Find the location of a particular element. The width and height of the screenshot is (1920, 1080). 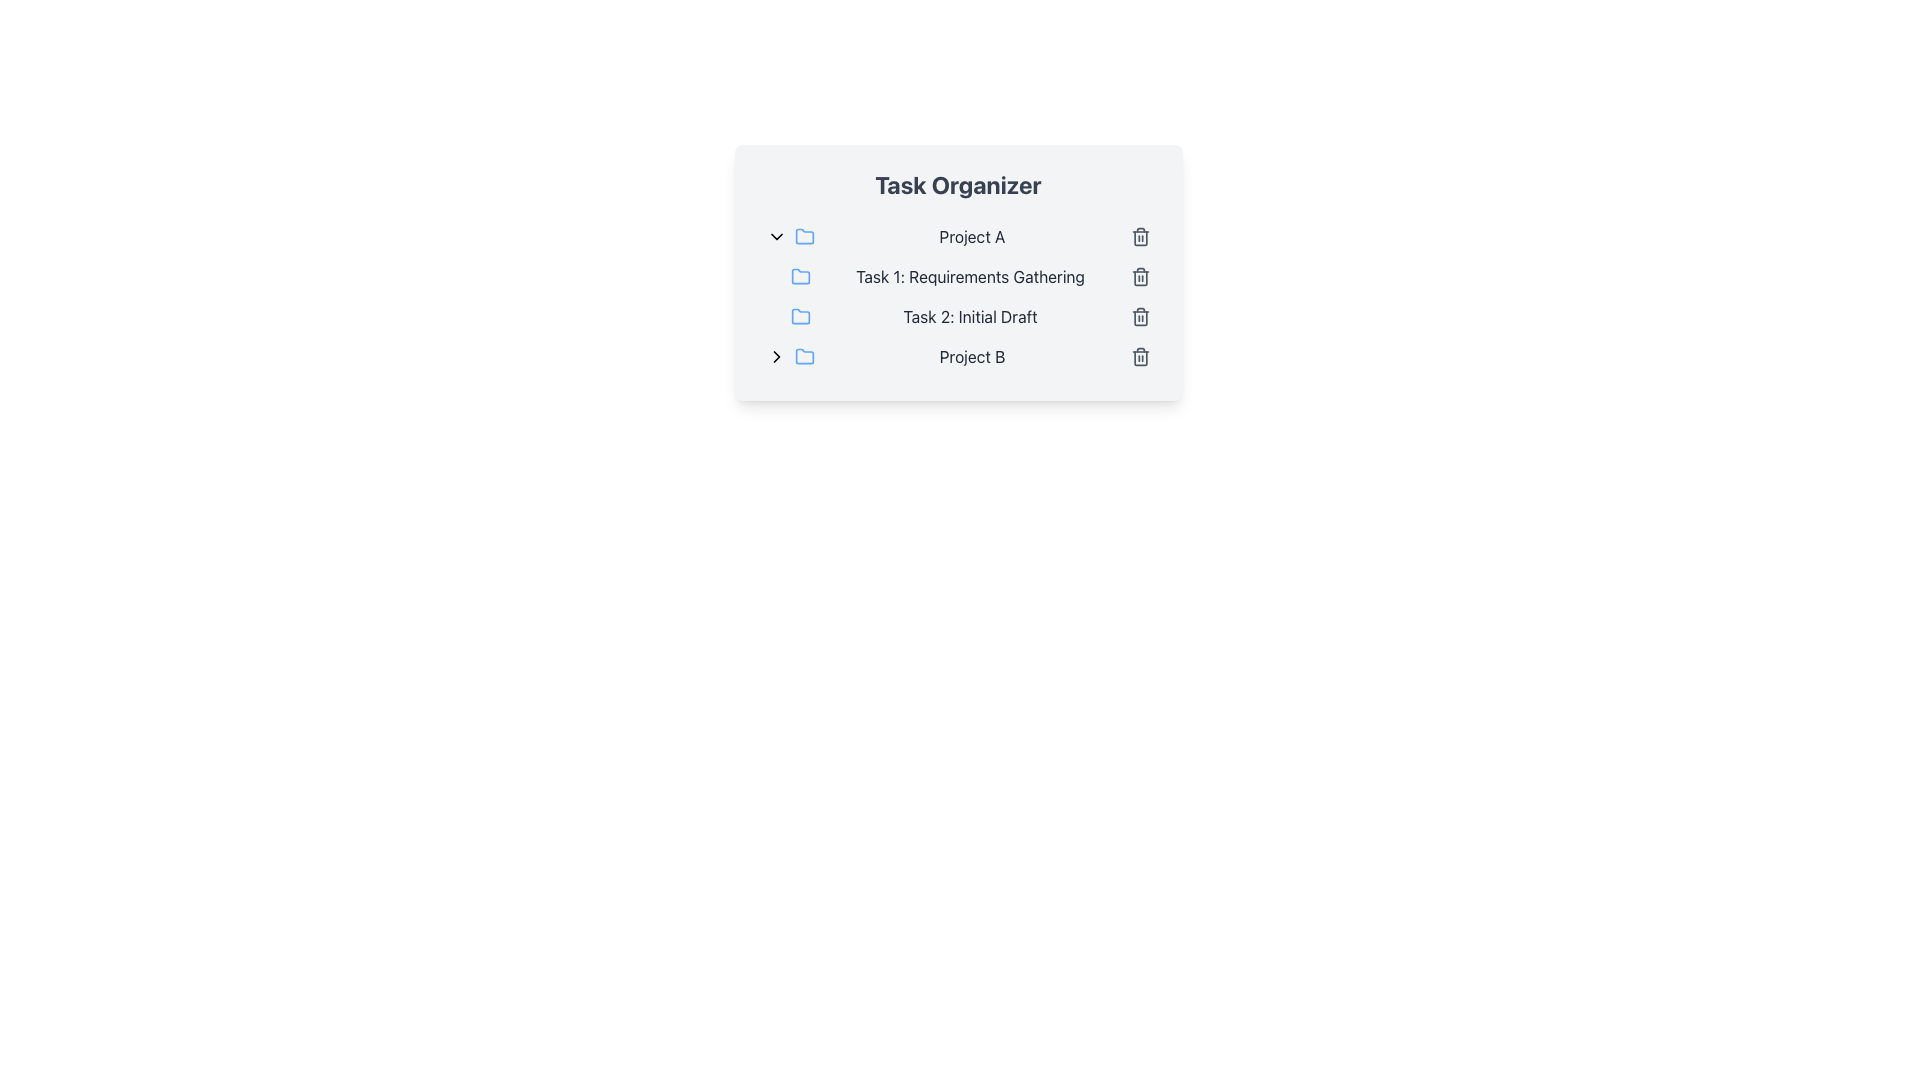

header text element labeled 'Task Organizer', which is bold and large-sized, positioned at the top of the card layout is located at coordinates (957, 185).